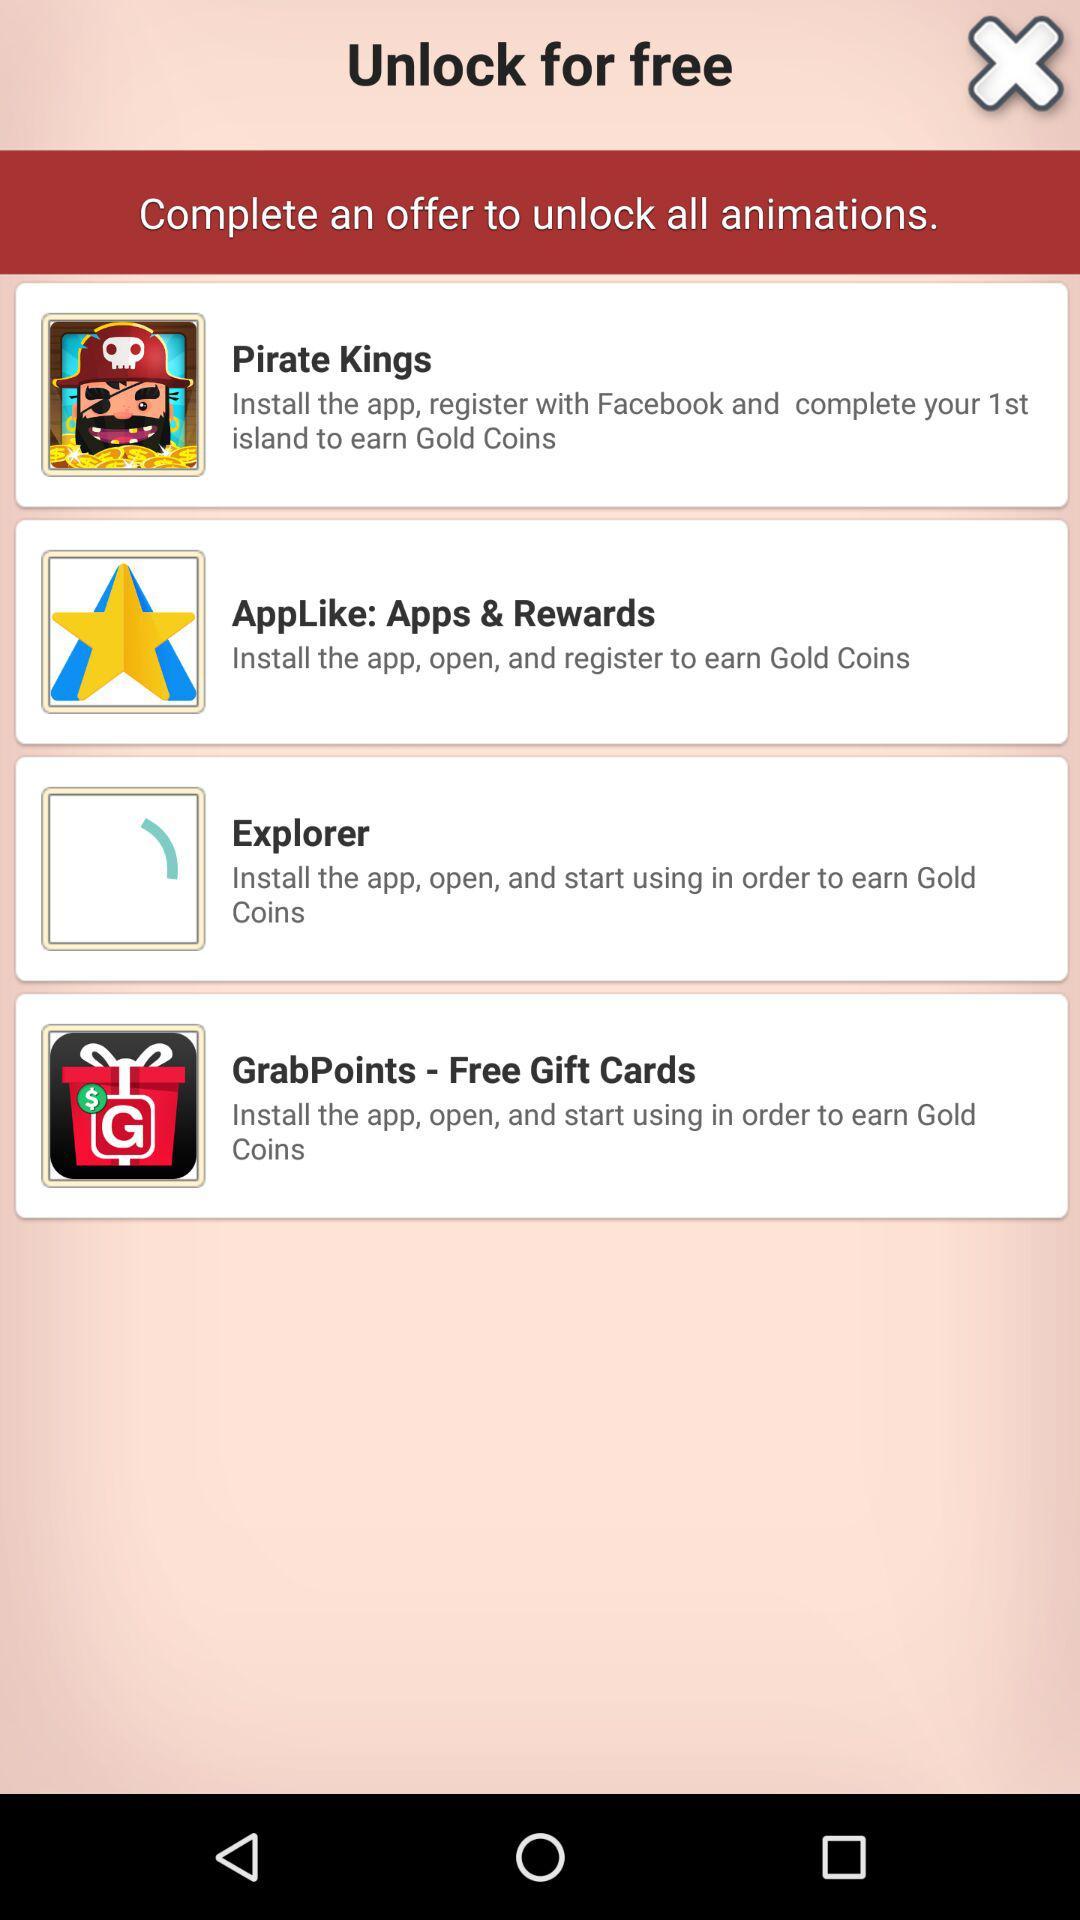 This screenshot has width=1080, height=1920. Describe the element at coordinates (123, 394) in the screenshot. I see `mini image left to pirate kings` at that location.